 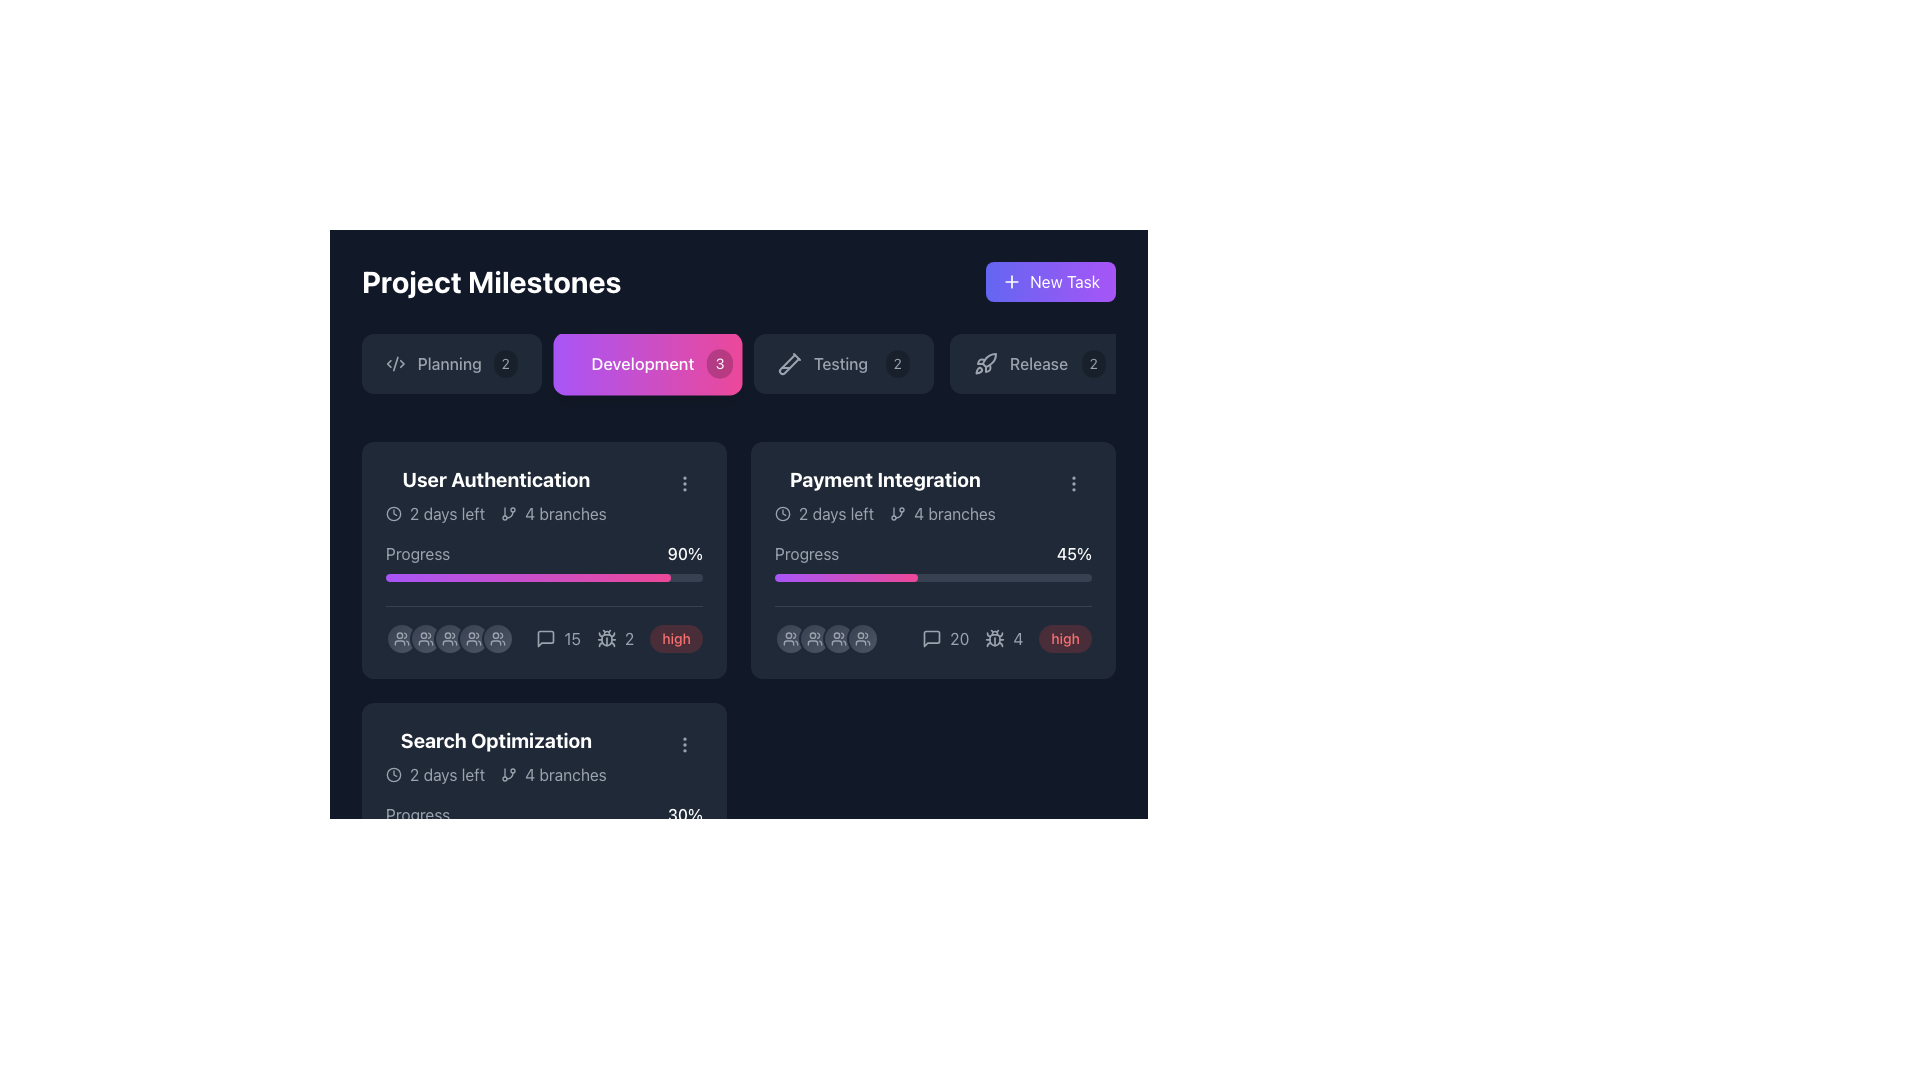 I want to click on the interactive icon in the upper right corner of the 'User Authentication' card, so click(x=685, y=483).